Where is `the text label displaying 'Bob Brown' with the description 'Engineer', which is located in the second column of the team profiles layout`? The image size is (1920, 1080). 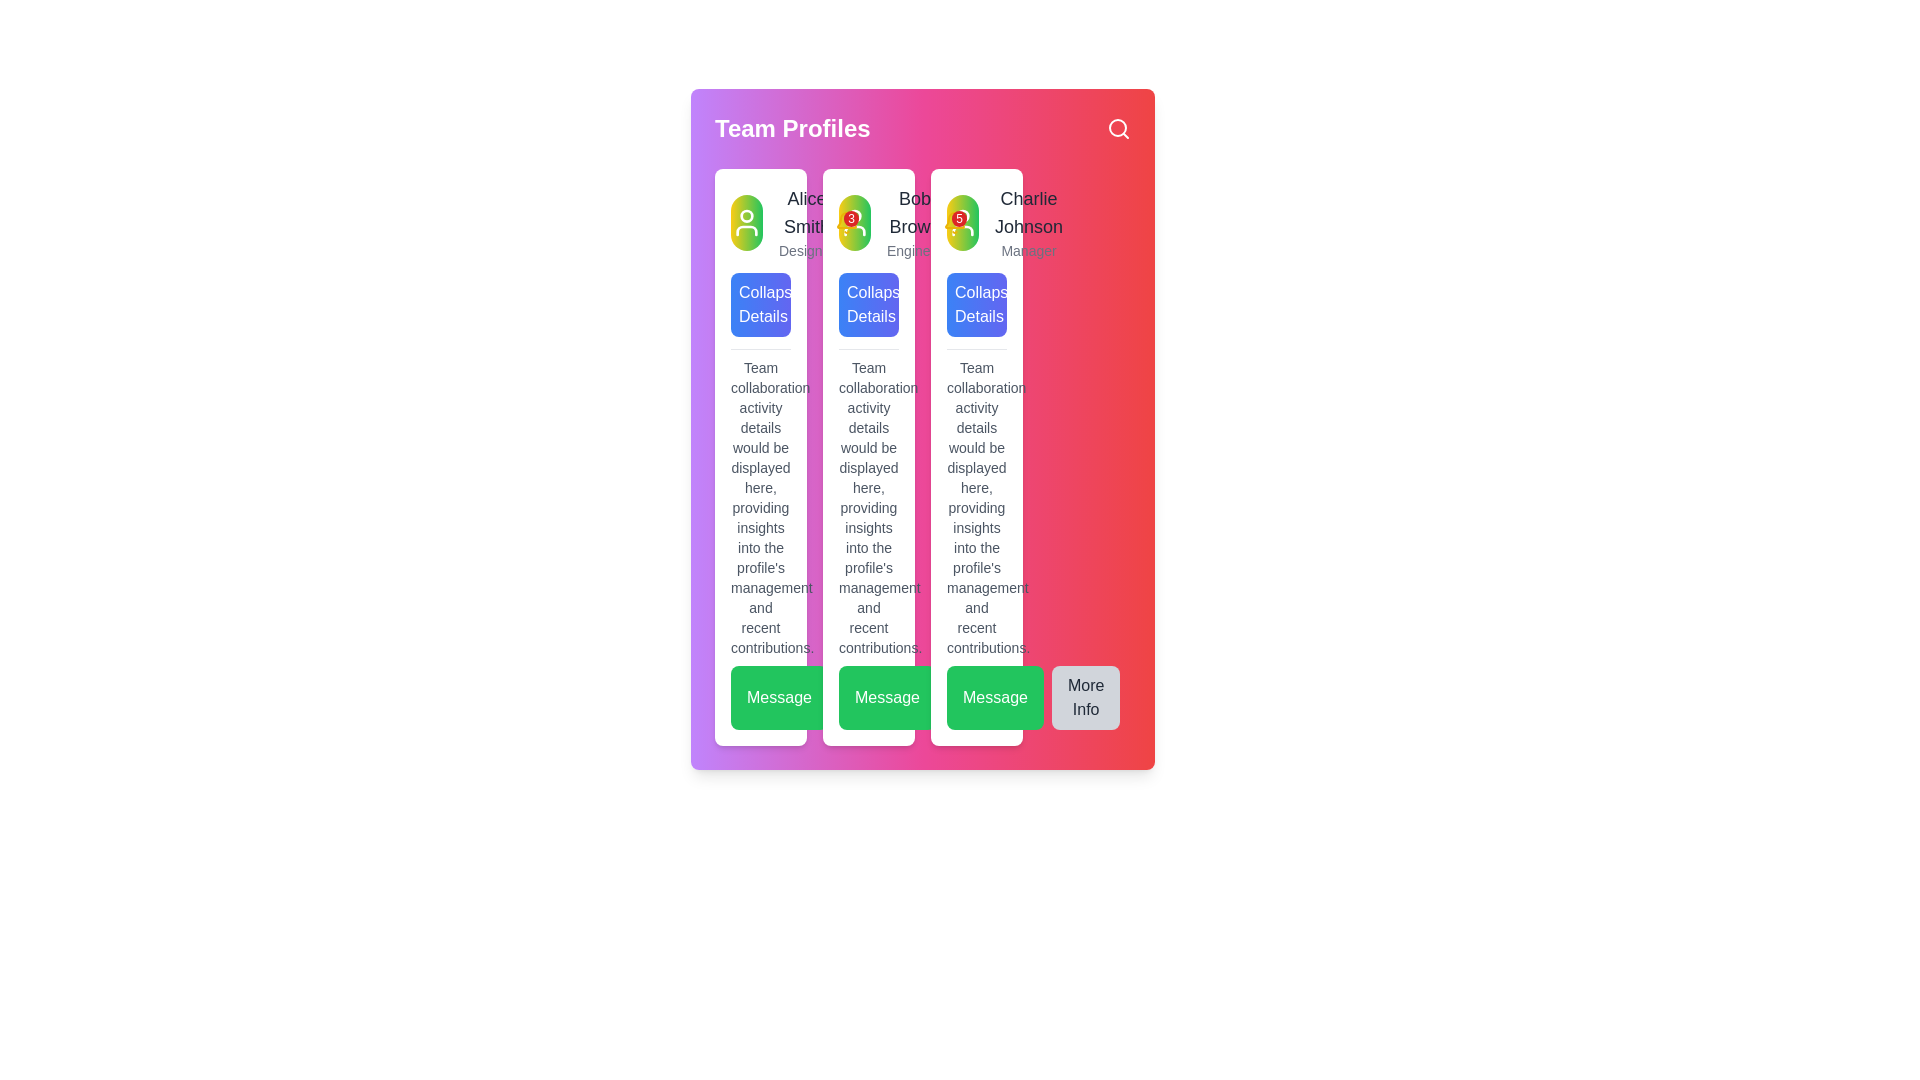
the text label displaying 'Bob Brown' with the description 'Engineer', which is located in the second column of the team profiles layout is located at coordinates (914, 223).